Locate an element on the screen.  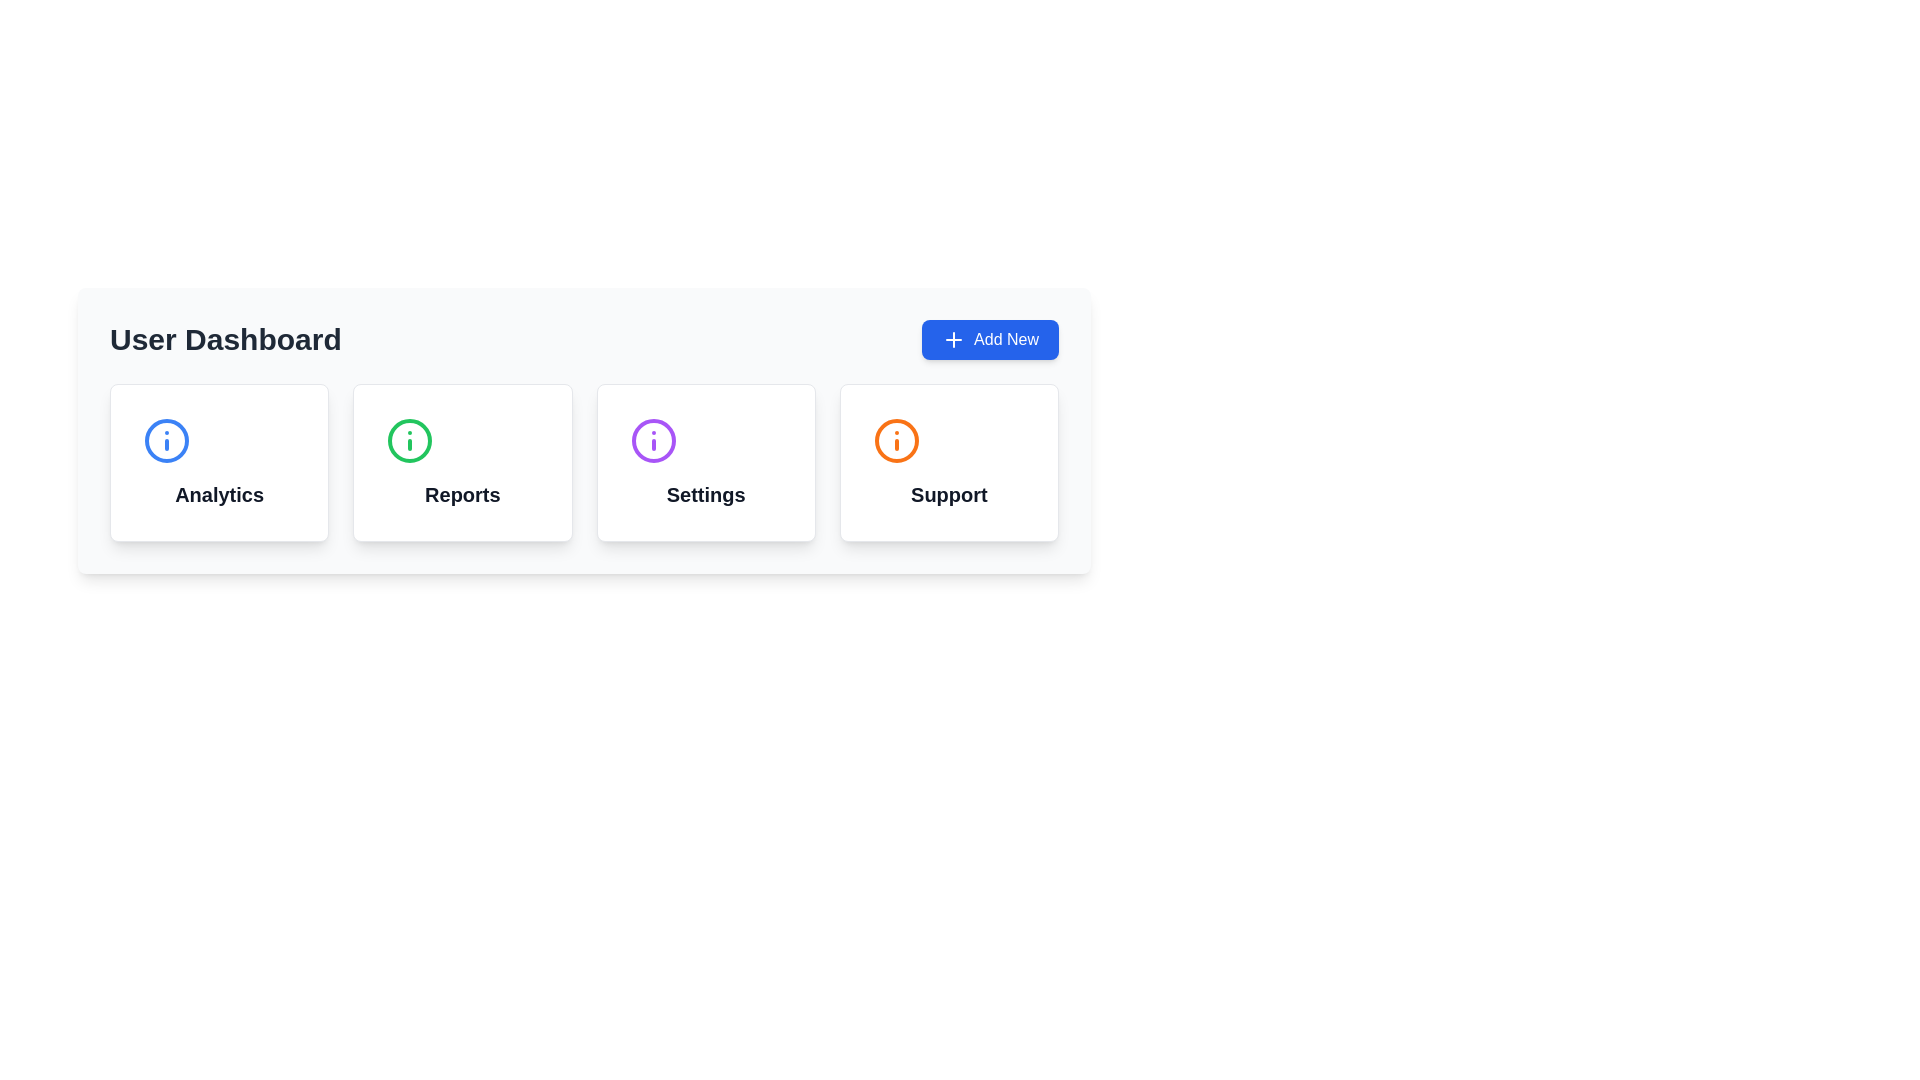
the informational icon in the Analytics card on the User Dashboard, located at the far left of the row is located at coordinates (167, 439).